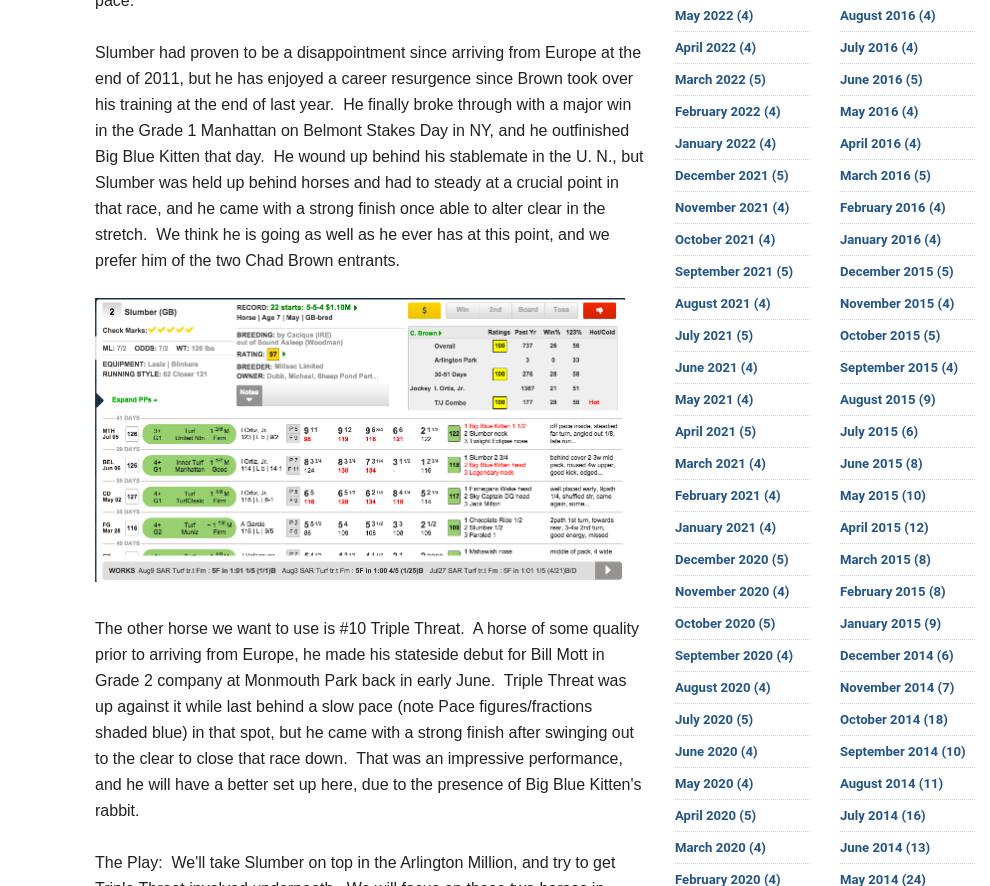 This screenshot has height=886, width=990. Describe the element at coordinates (674, 526) in the screenshot. I see `'January 2021 (4)'` at that location.